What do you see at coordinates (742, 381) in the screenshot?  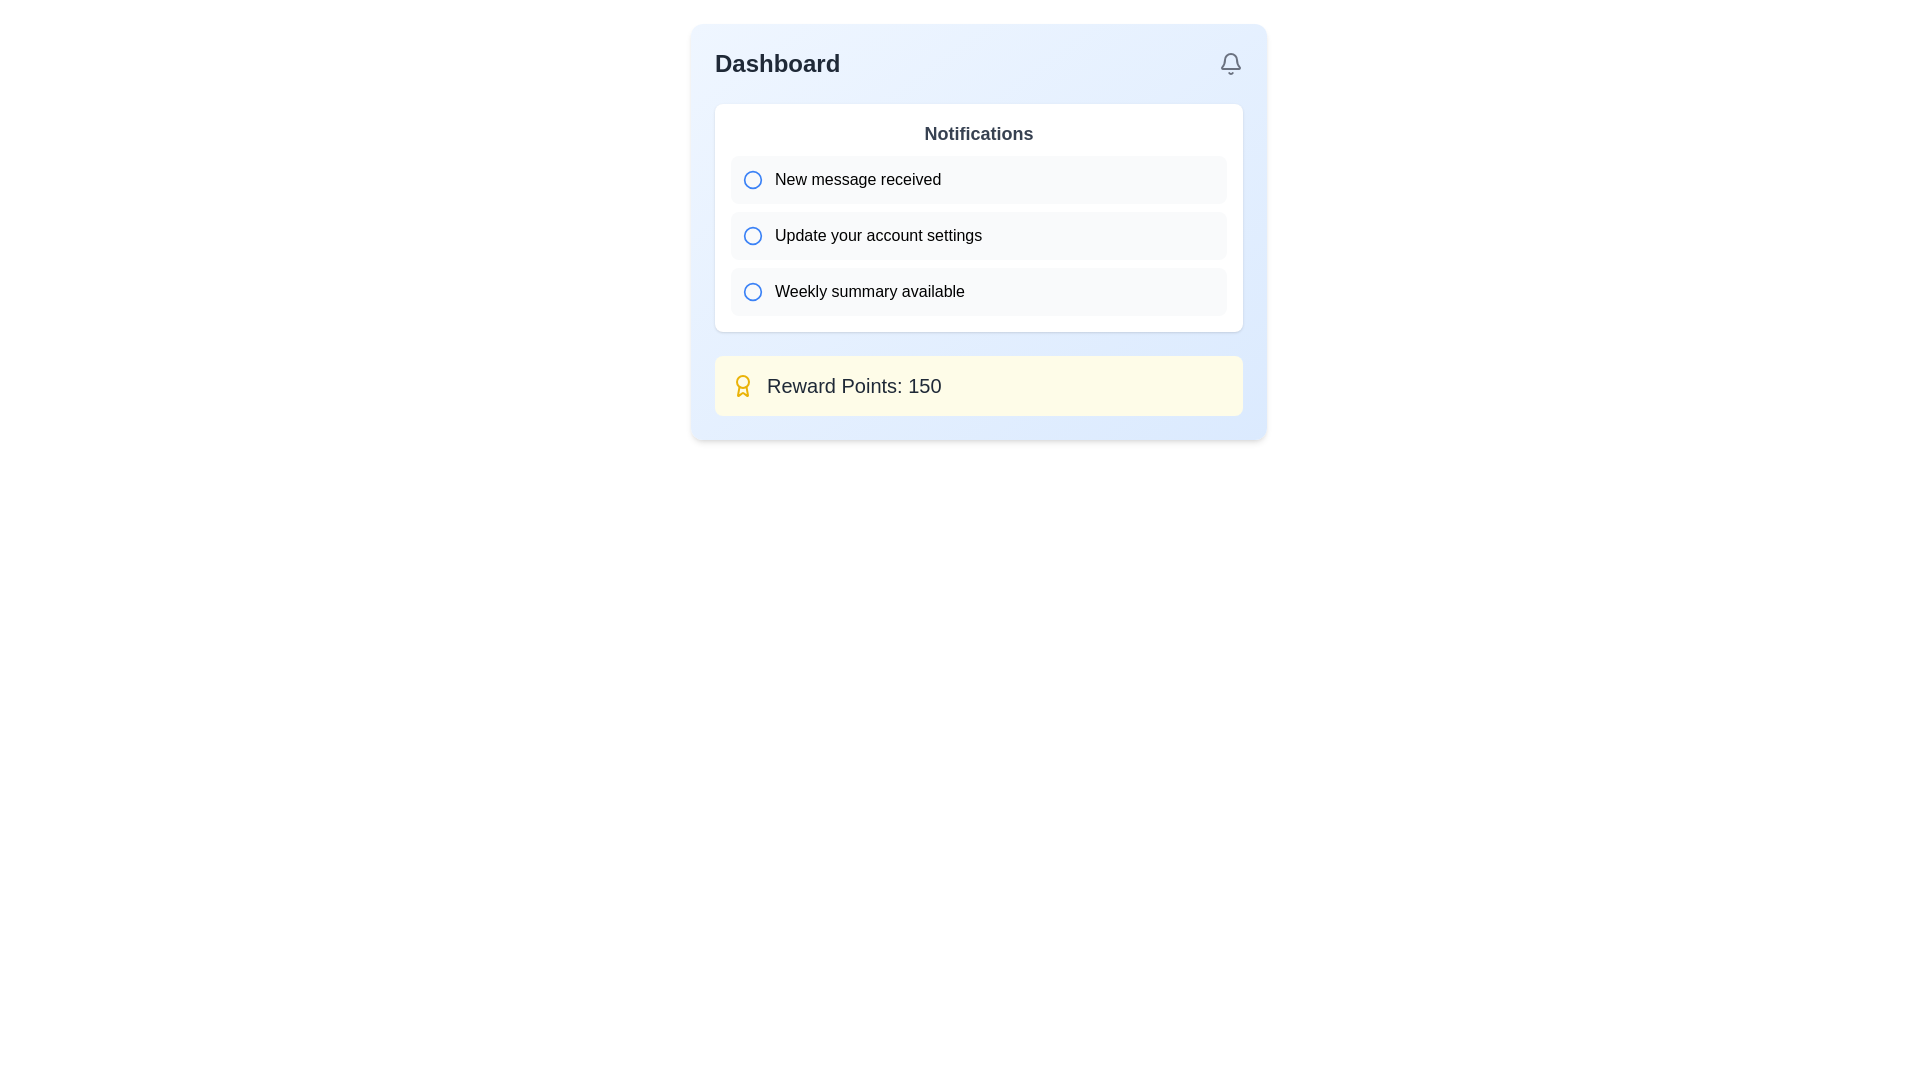 I see `the circular graphical component with a bright yellow border located in the center of the medal-like icon on the dashboard` at bounding box center [742, 381].